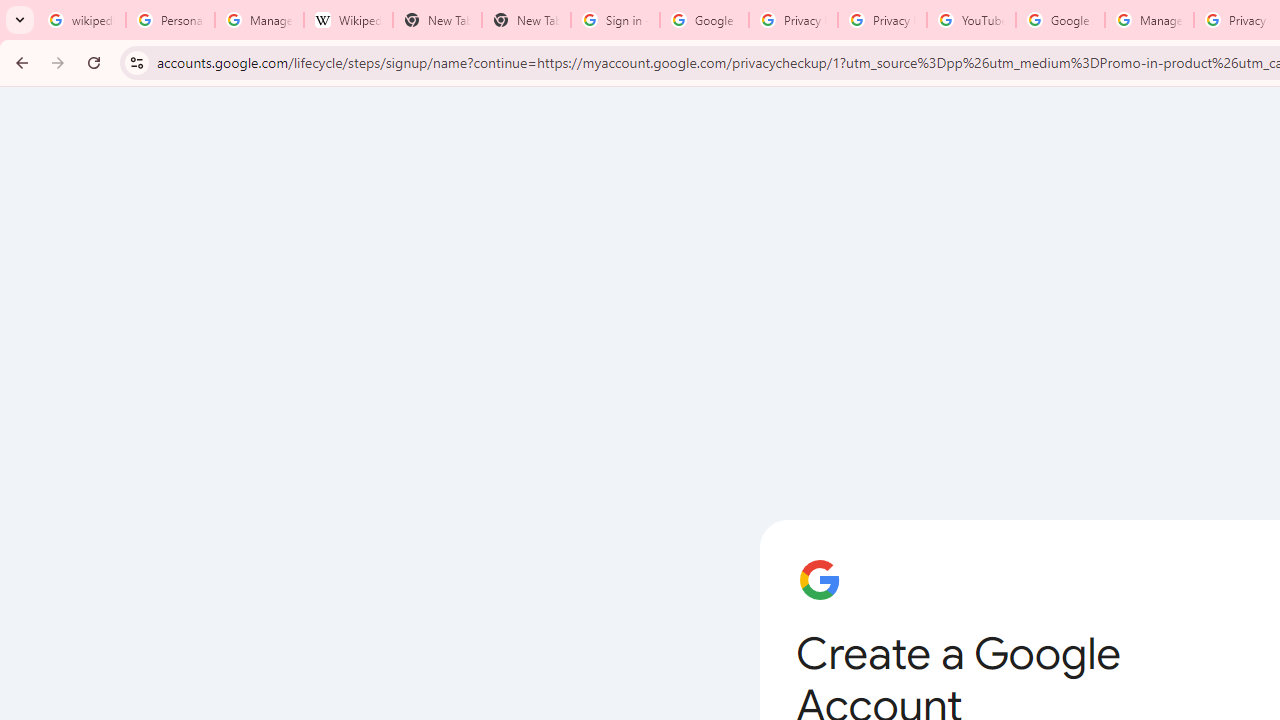  Describe the element at coordinates (258, 20) in the screenshot. I see `'Manage your Location History - Google Search Help'` at that location.